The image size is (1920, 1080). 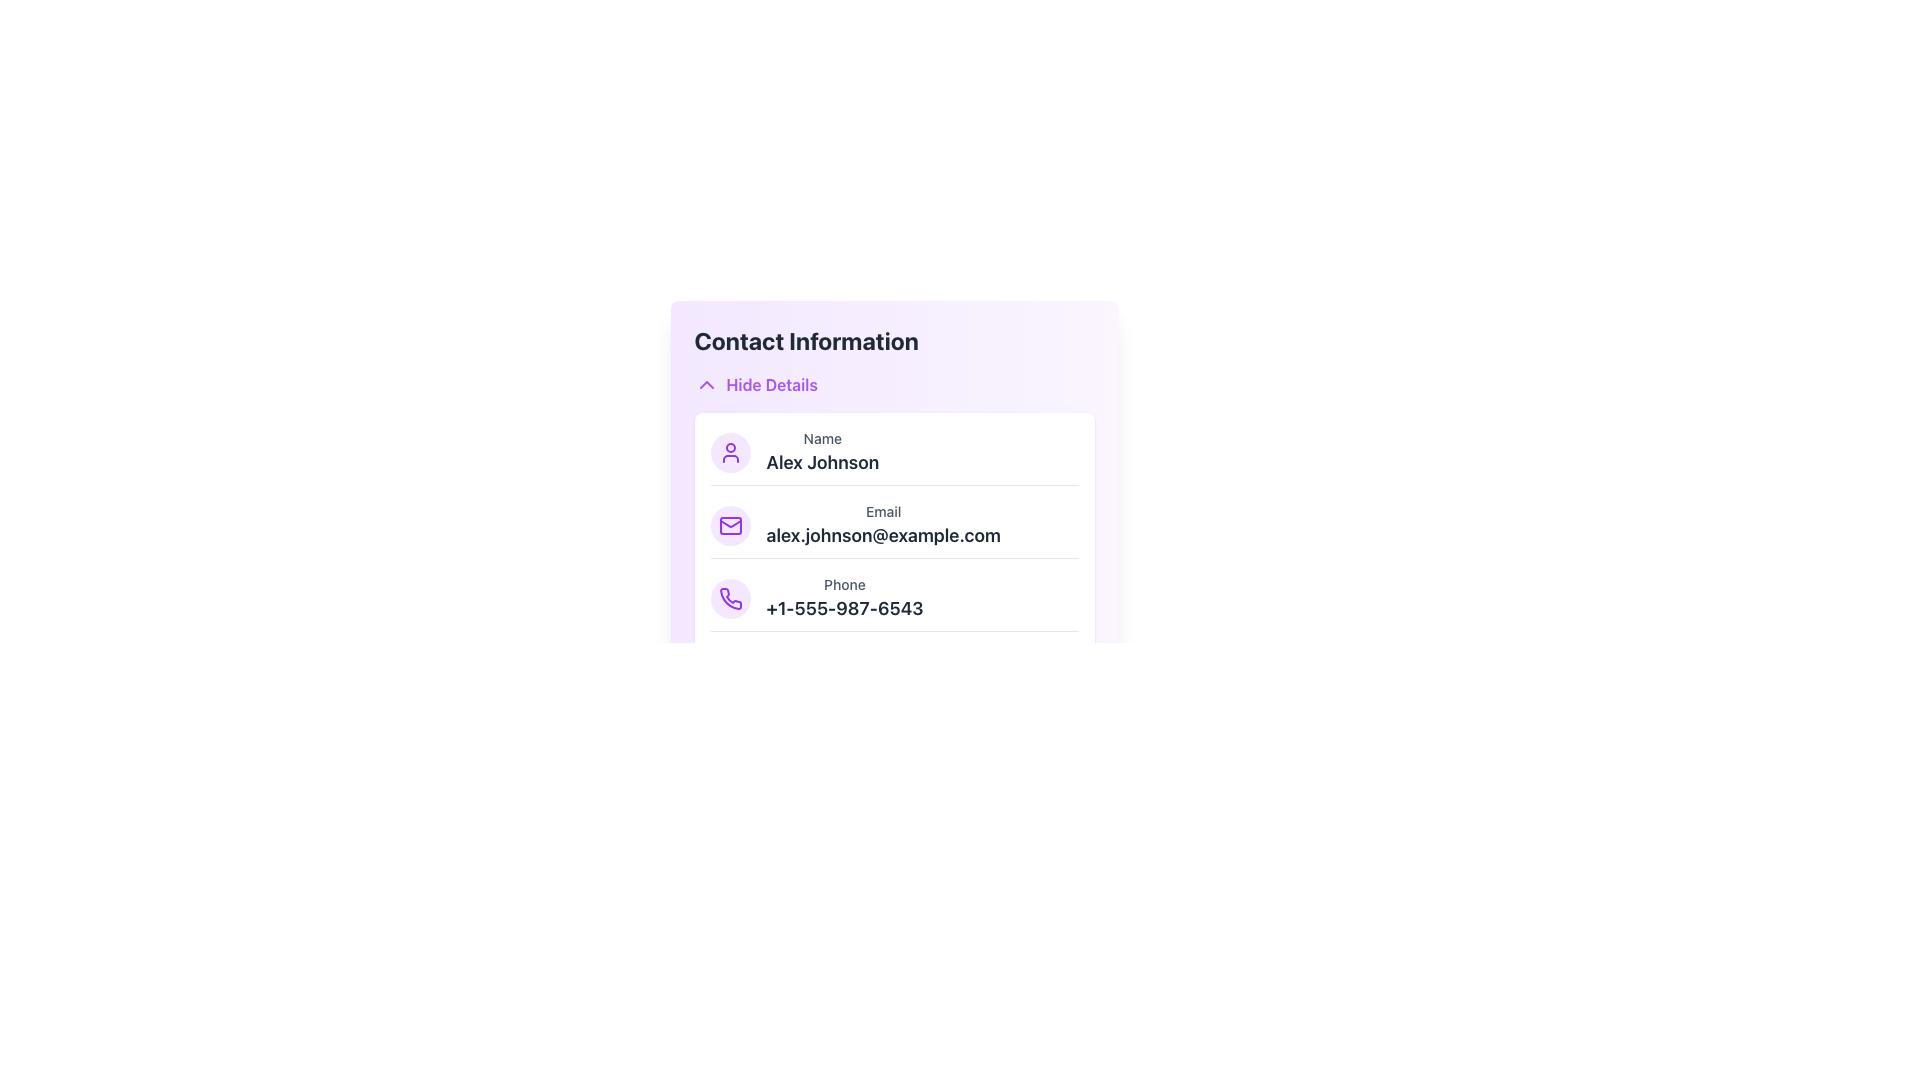 I want to click on the data display component showing the email address 'alex.johnson@example.com' associated with user 'Alex Johnson' located within the 'Contact Information' card, so click(x=893, y=529).